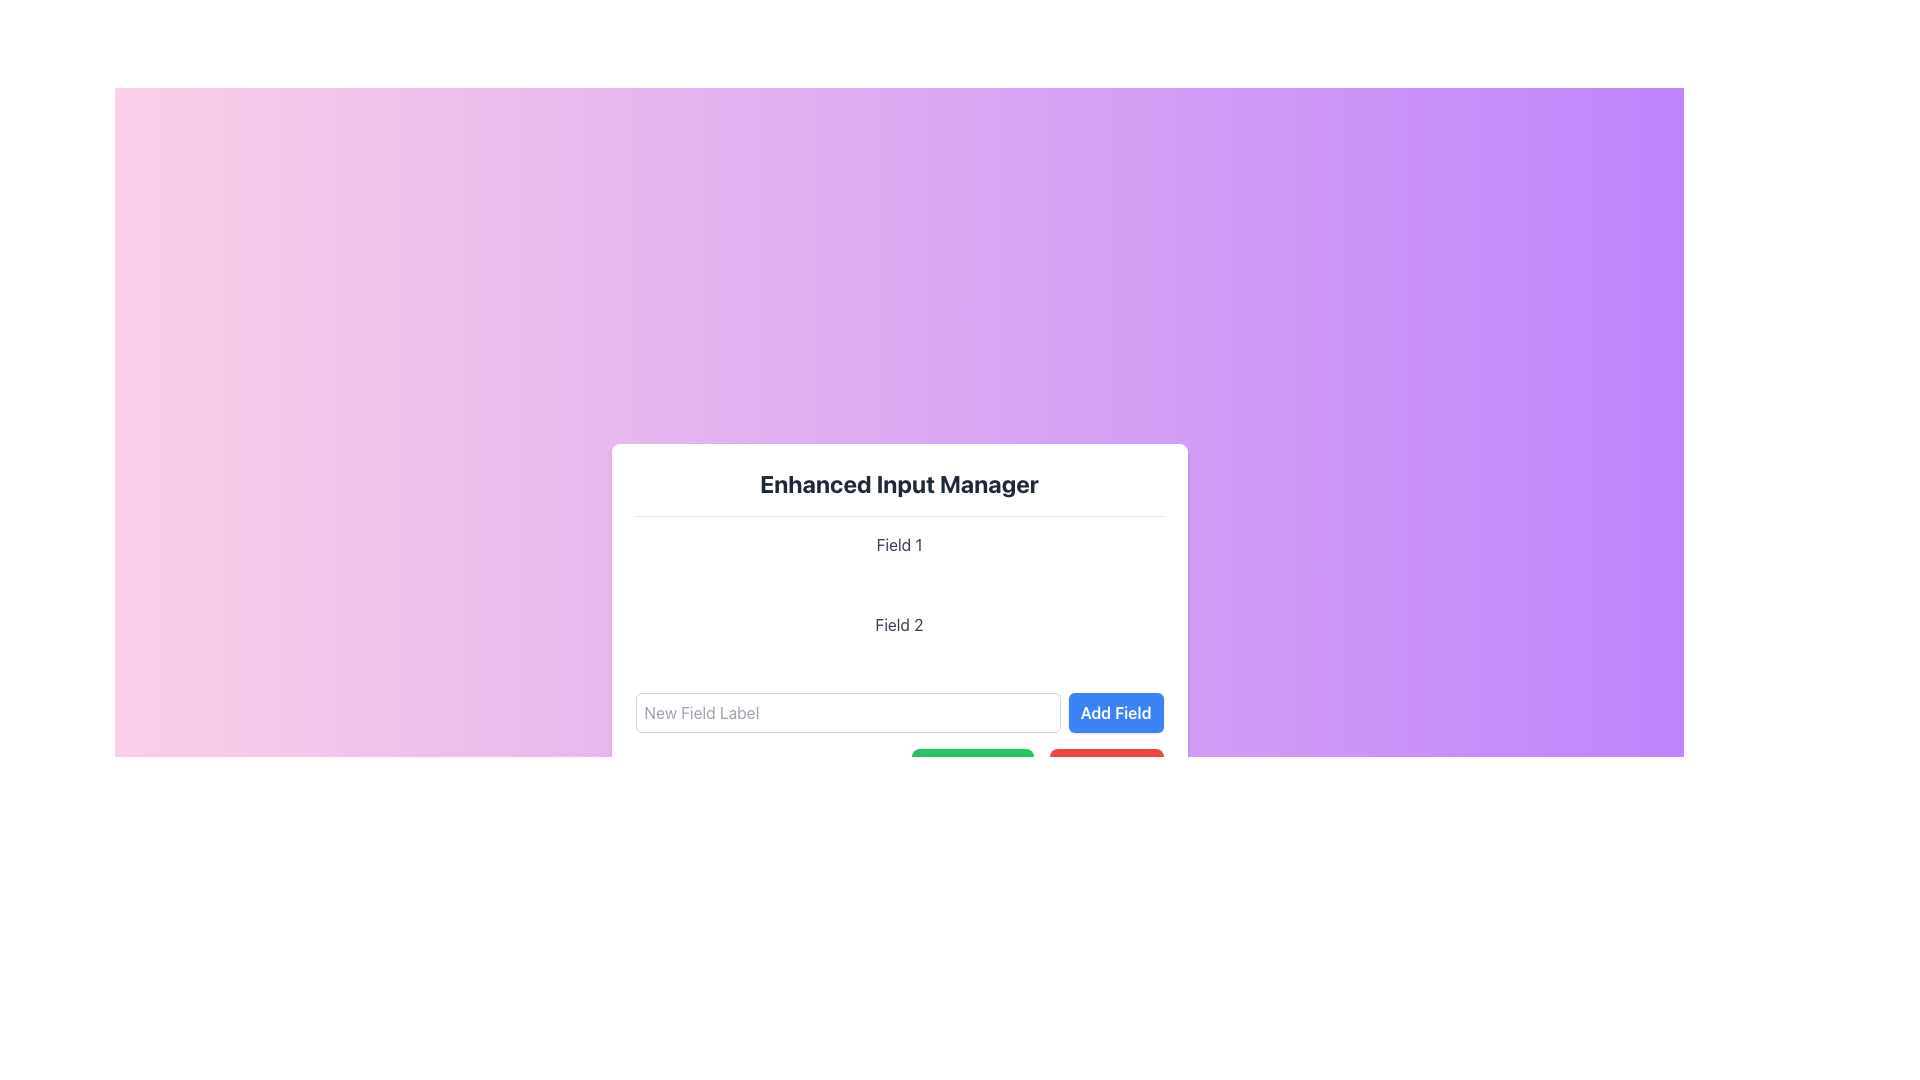 Image resolution: width=1920 pixels, height=1080 pixels. I want to click on the confirm button located at the bottom center of the interface, positioned to the left of the 'Cancel' button, to confirm the action, so click(972, 767).